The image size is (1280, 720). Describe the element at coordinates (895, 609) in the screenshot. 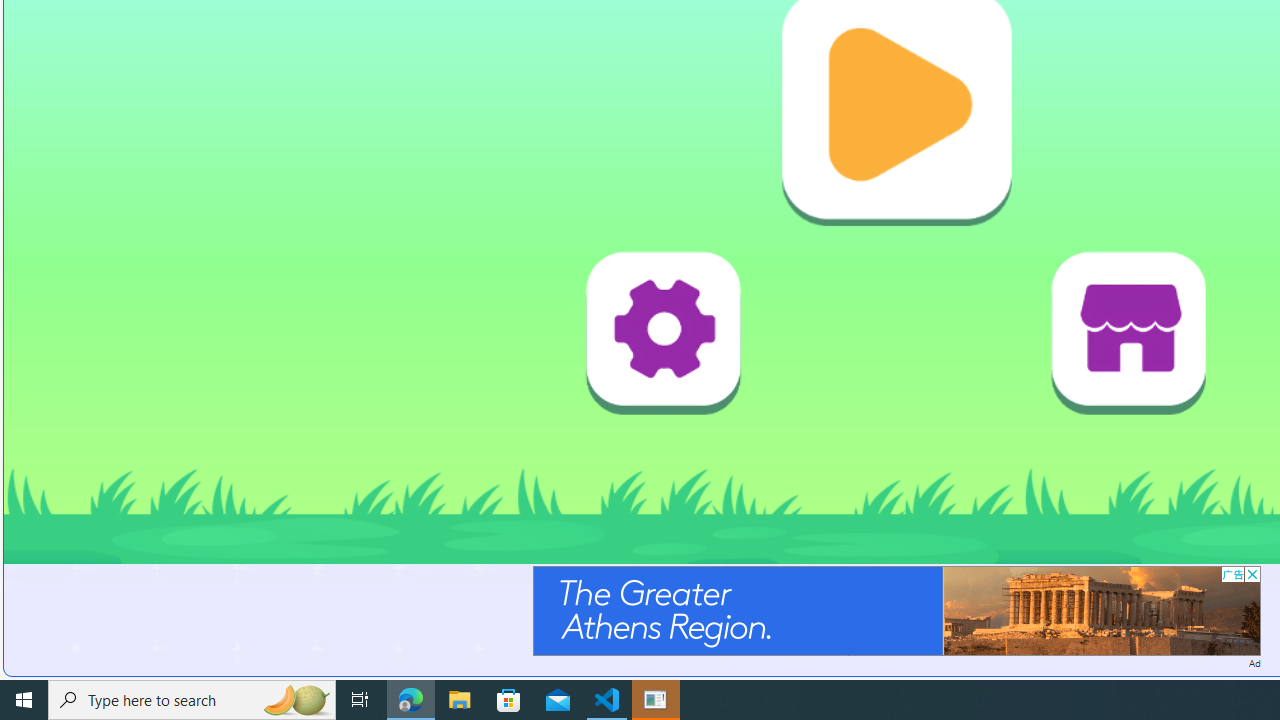

I see `'Advertisement'` at that location.